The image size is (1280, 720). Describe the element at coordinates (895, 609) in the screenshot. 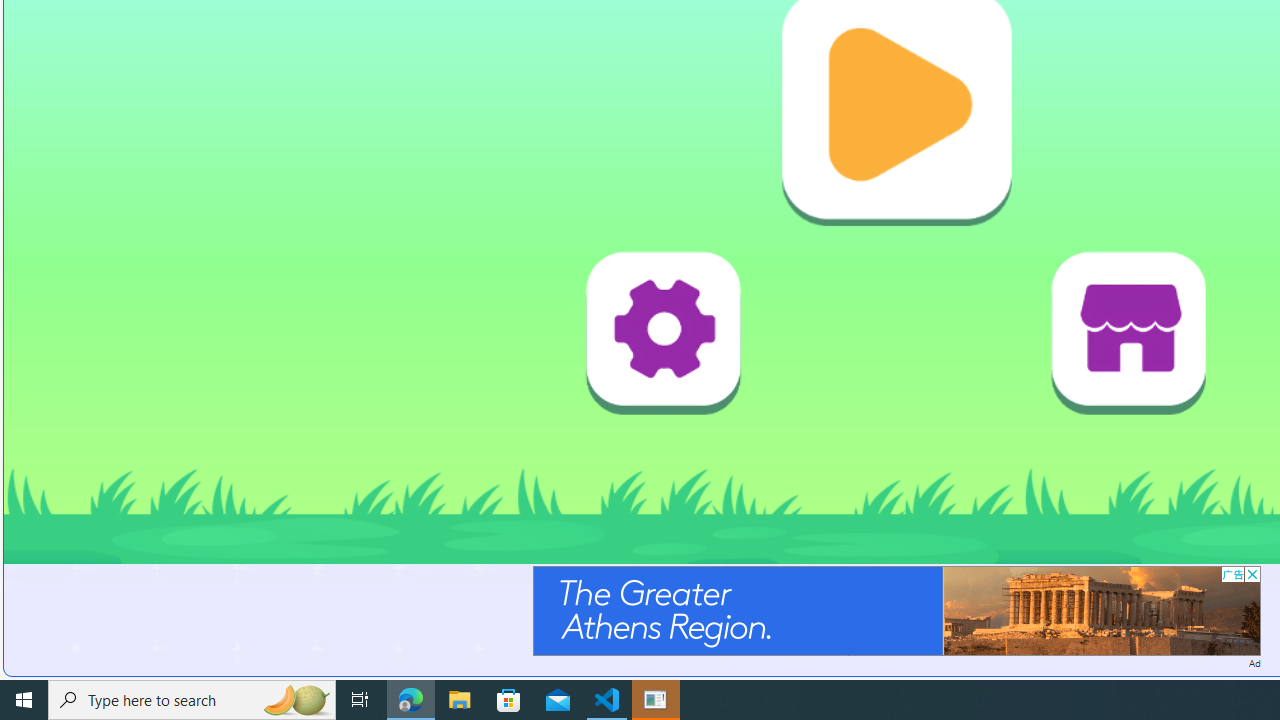

I see `'Advertisement'` at that location.